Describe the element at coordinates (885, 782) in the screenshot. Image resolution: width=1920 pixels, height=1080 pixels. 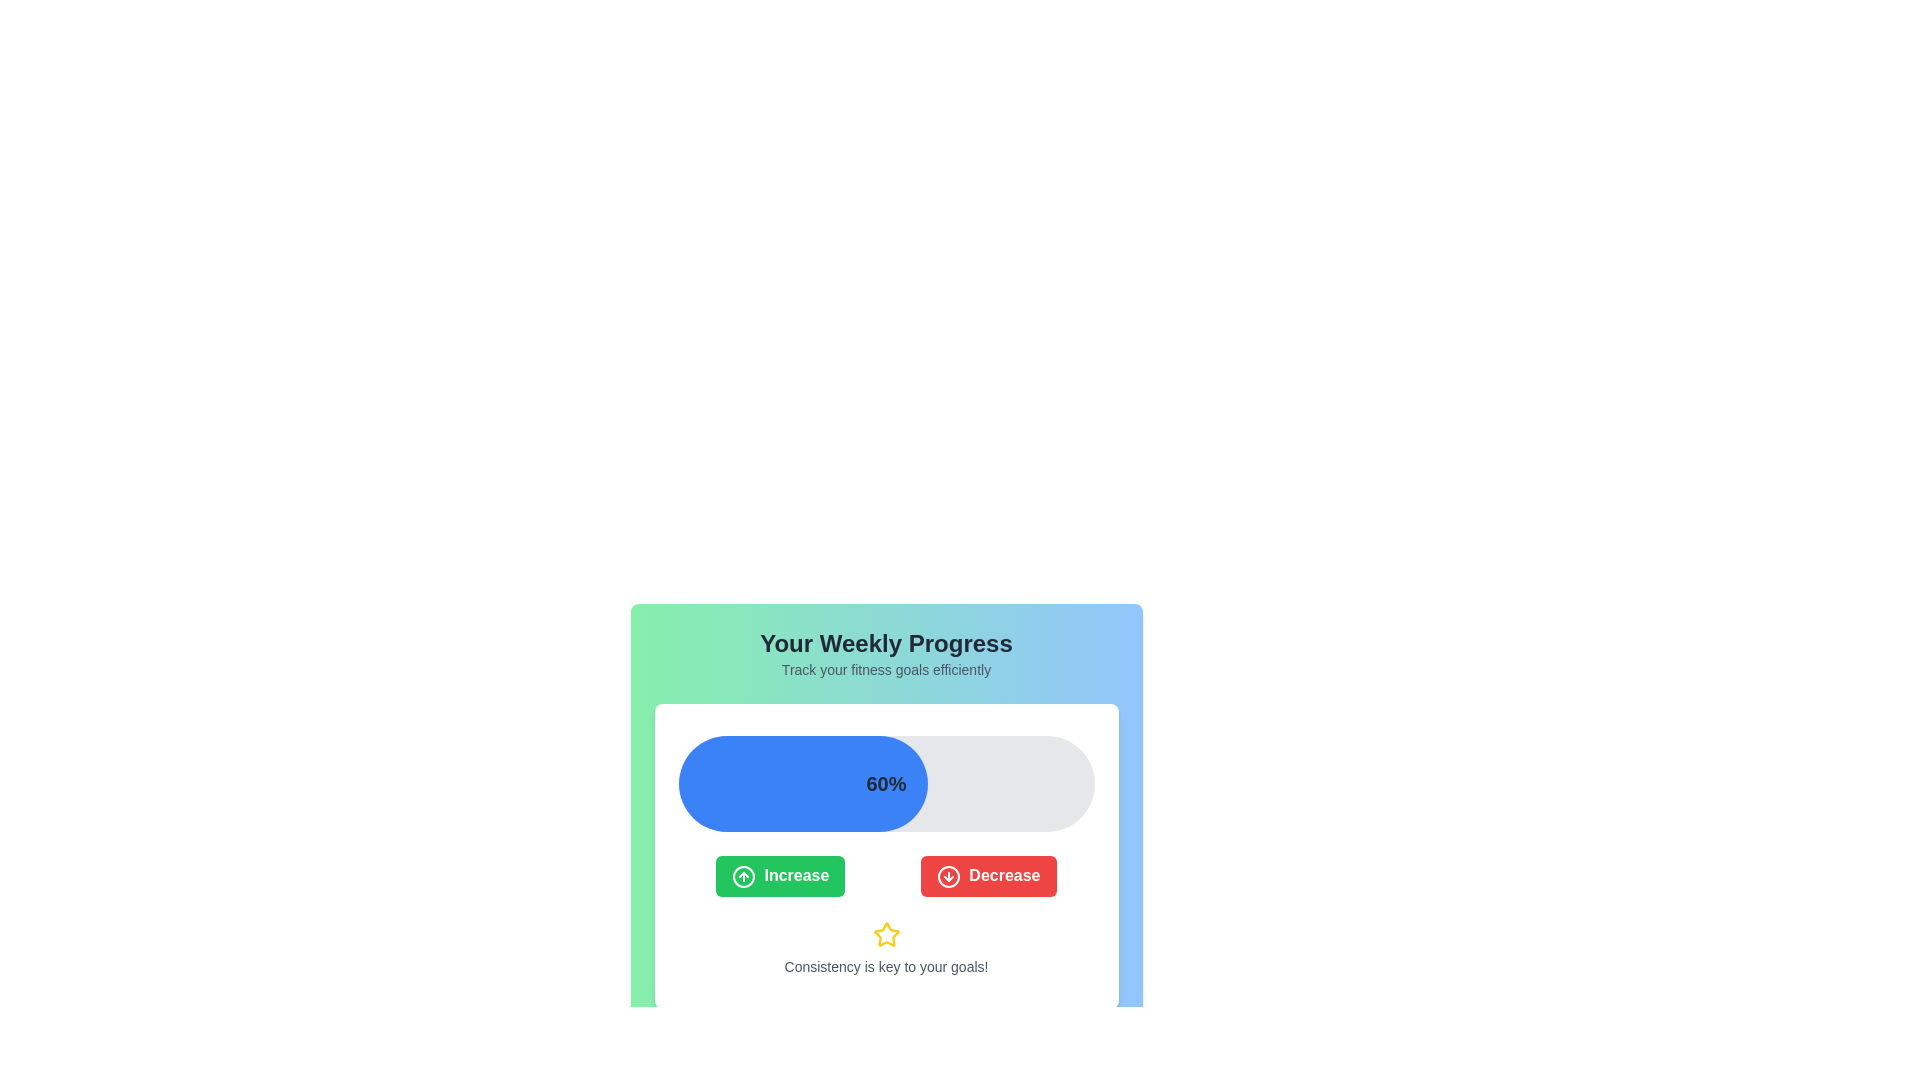
I see `the Progress Bar which indicates 60% completion, located within a white card above the 'Increase' and 'Decrease' buttons` at that location.